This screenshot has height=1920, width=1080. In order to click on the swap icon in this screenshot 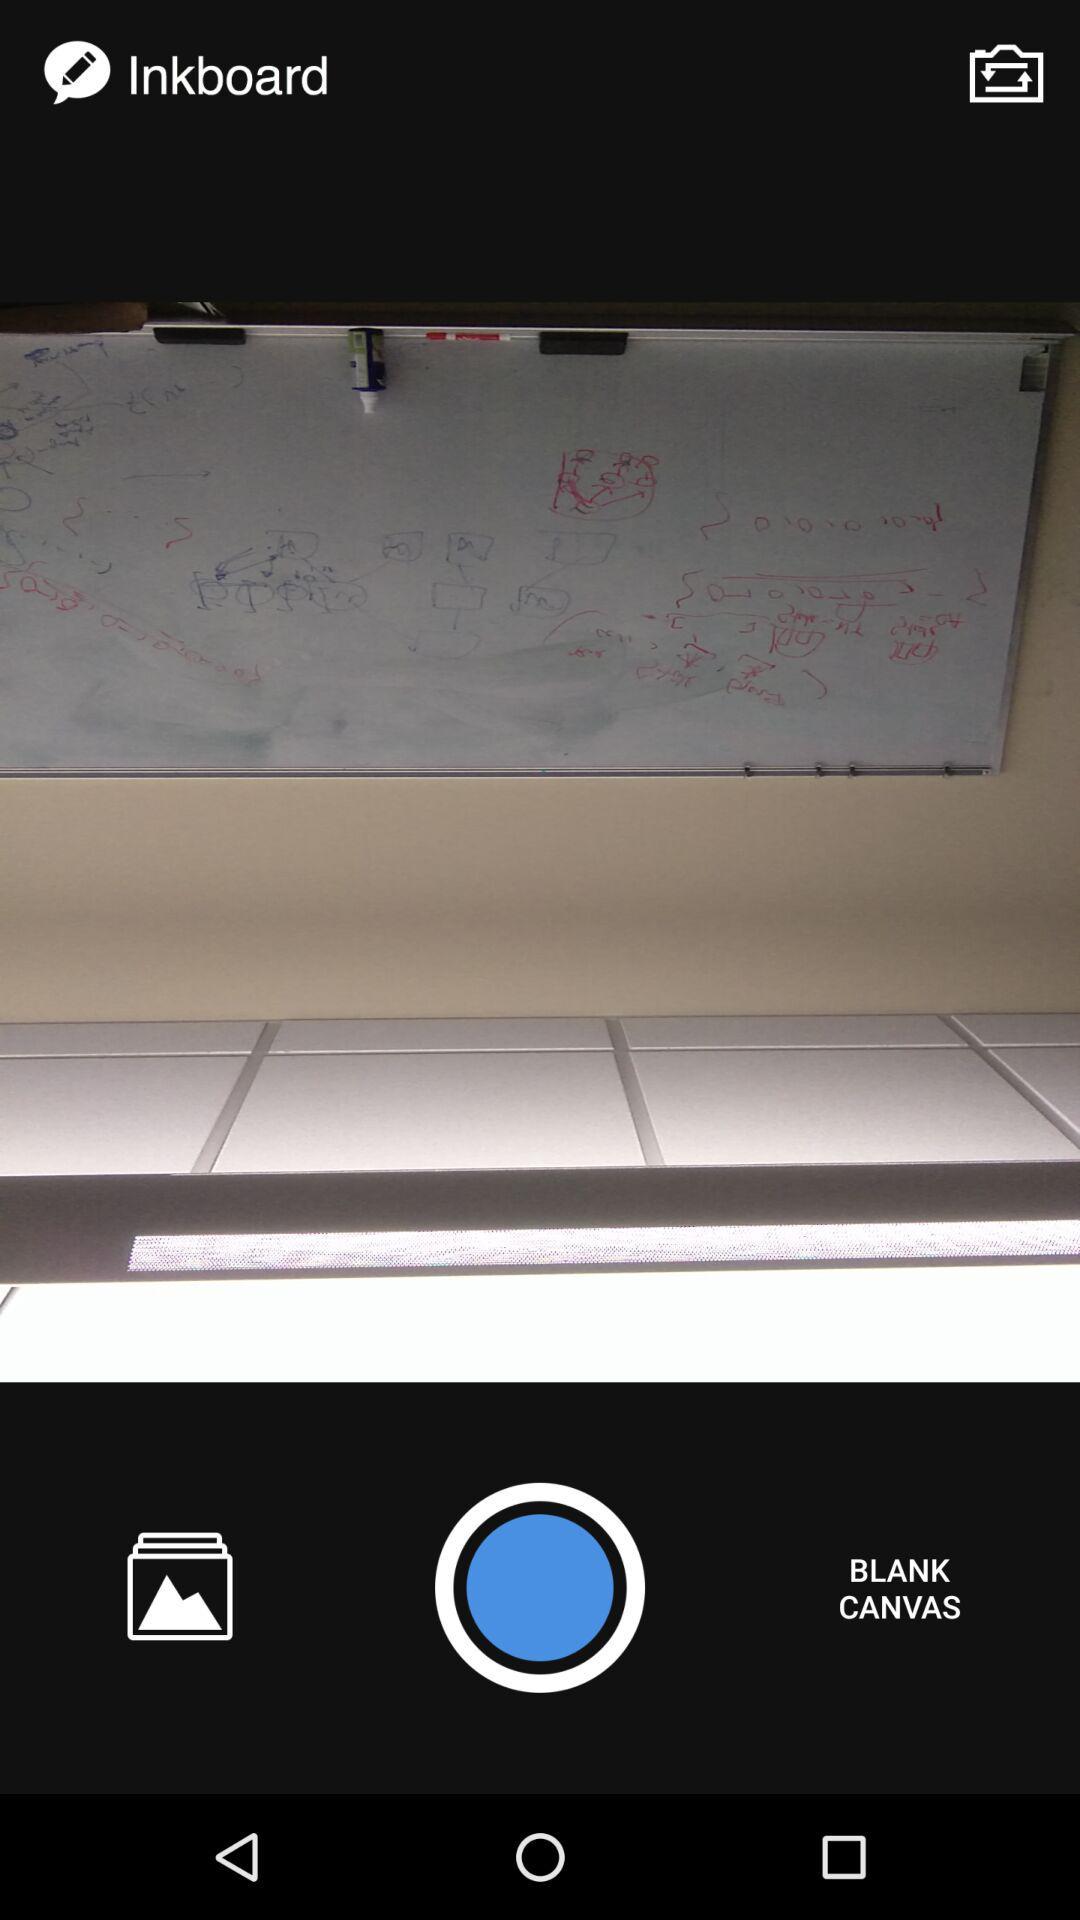, I will do `click(1006, 73)`.